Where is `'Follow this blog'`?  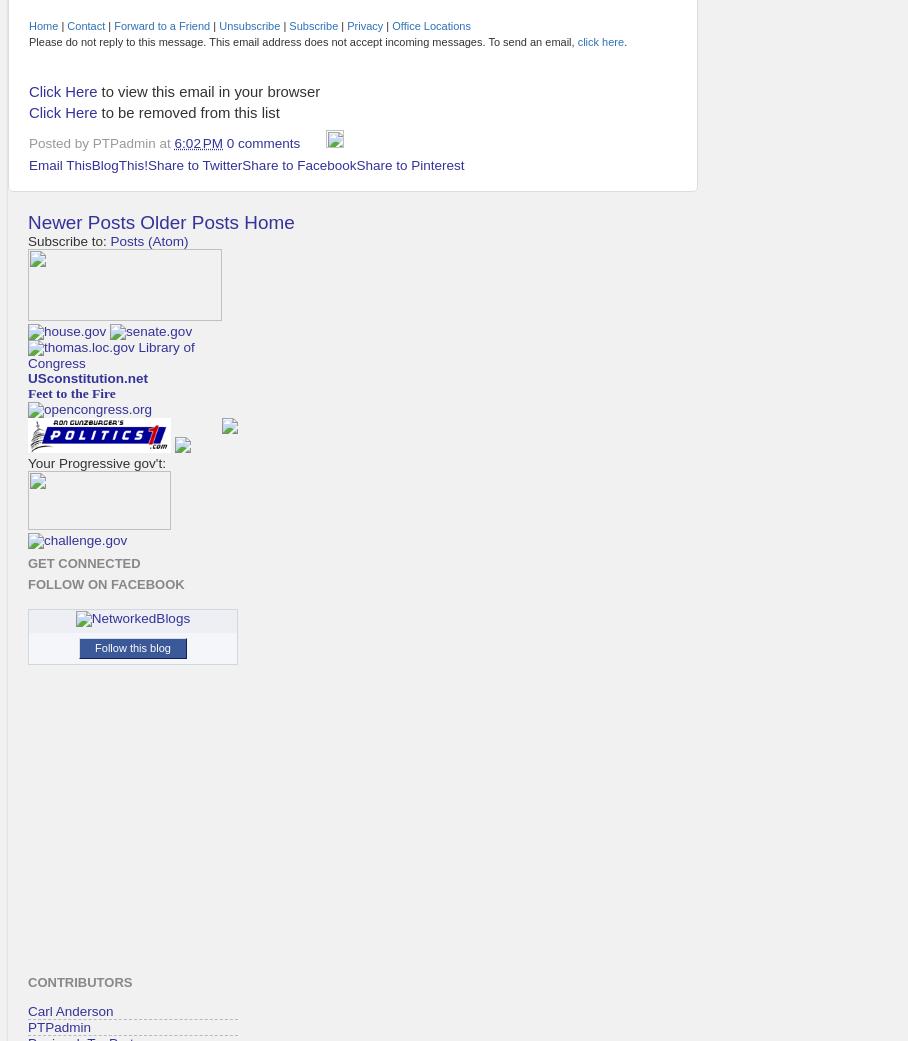
'Follow this blog' is located at coordinates (93, 645).